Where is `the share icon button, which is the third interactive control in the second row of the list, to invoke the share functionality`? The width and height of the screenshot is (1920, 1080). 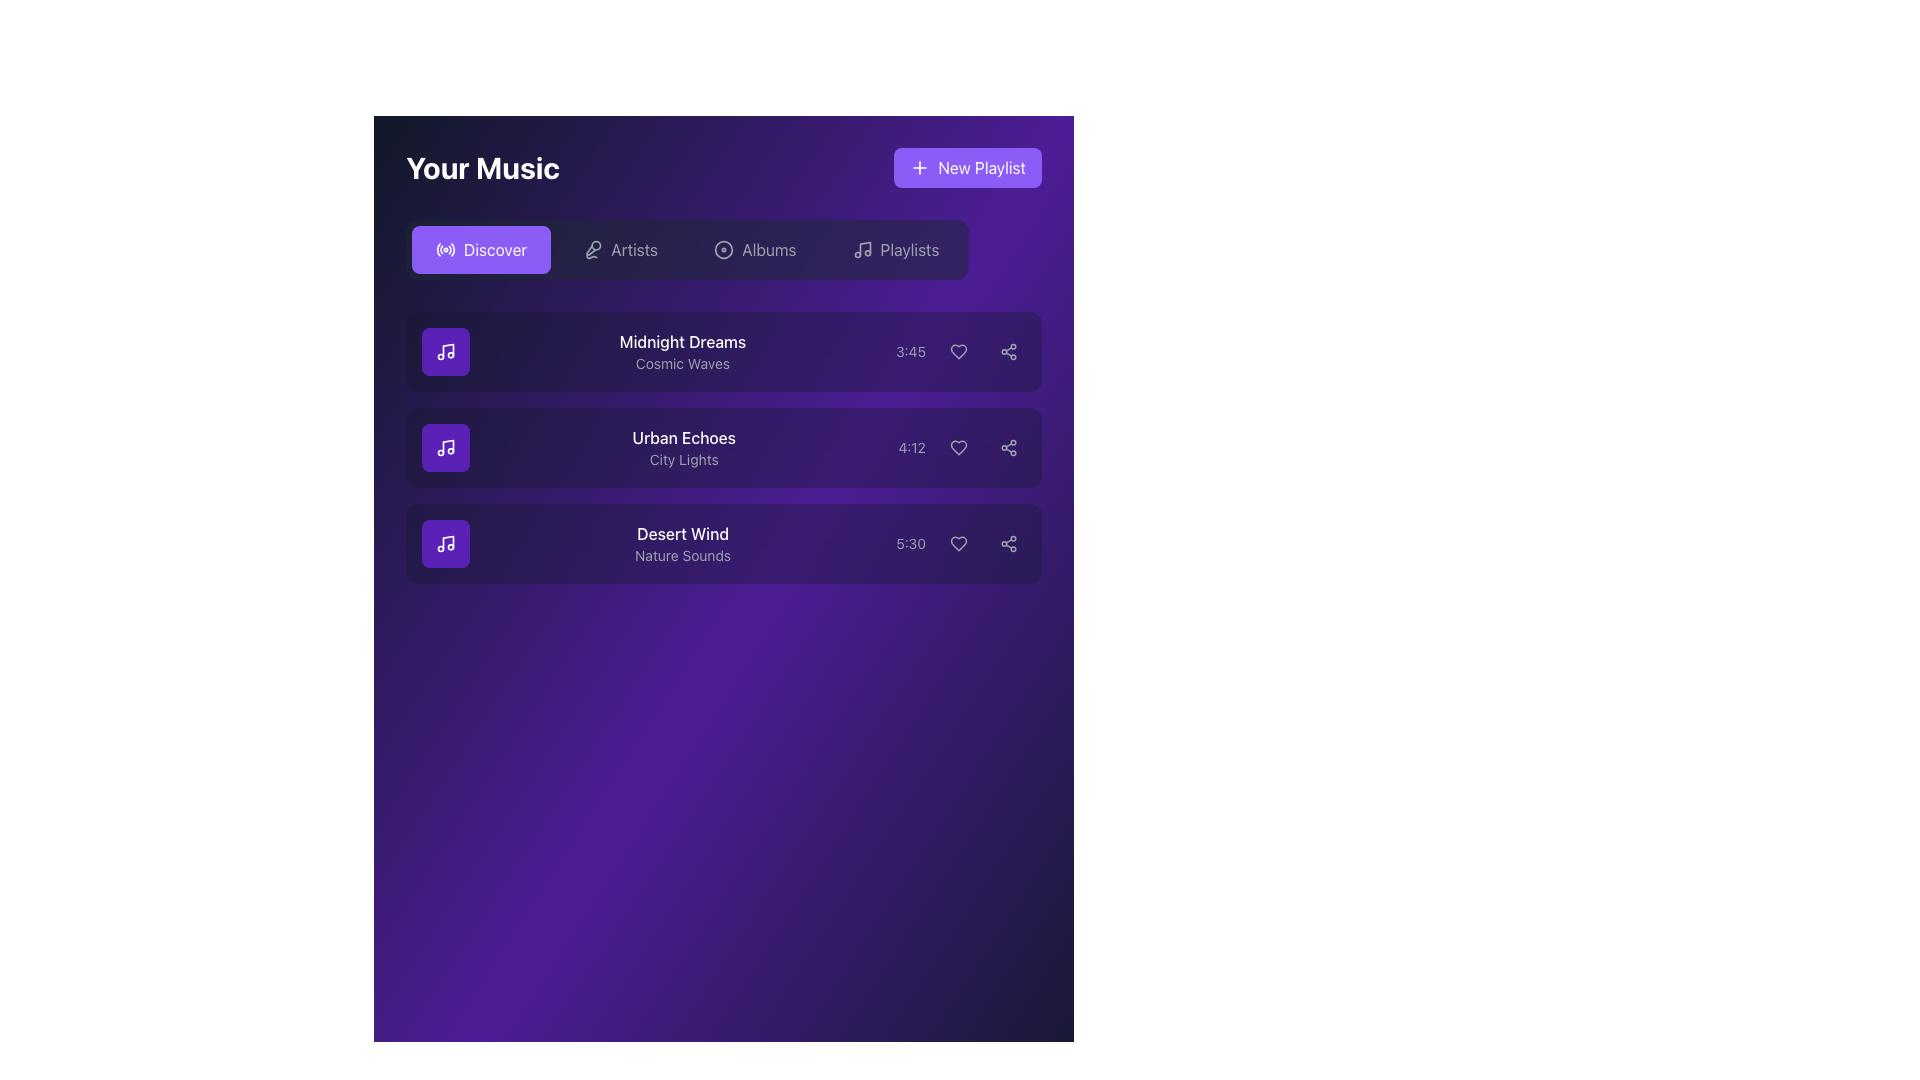
the share icon button, which is the third interactive control in the second row of the list, to invoke the share functionality is located at coordinates (1008, 446).